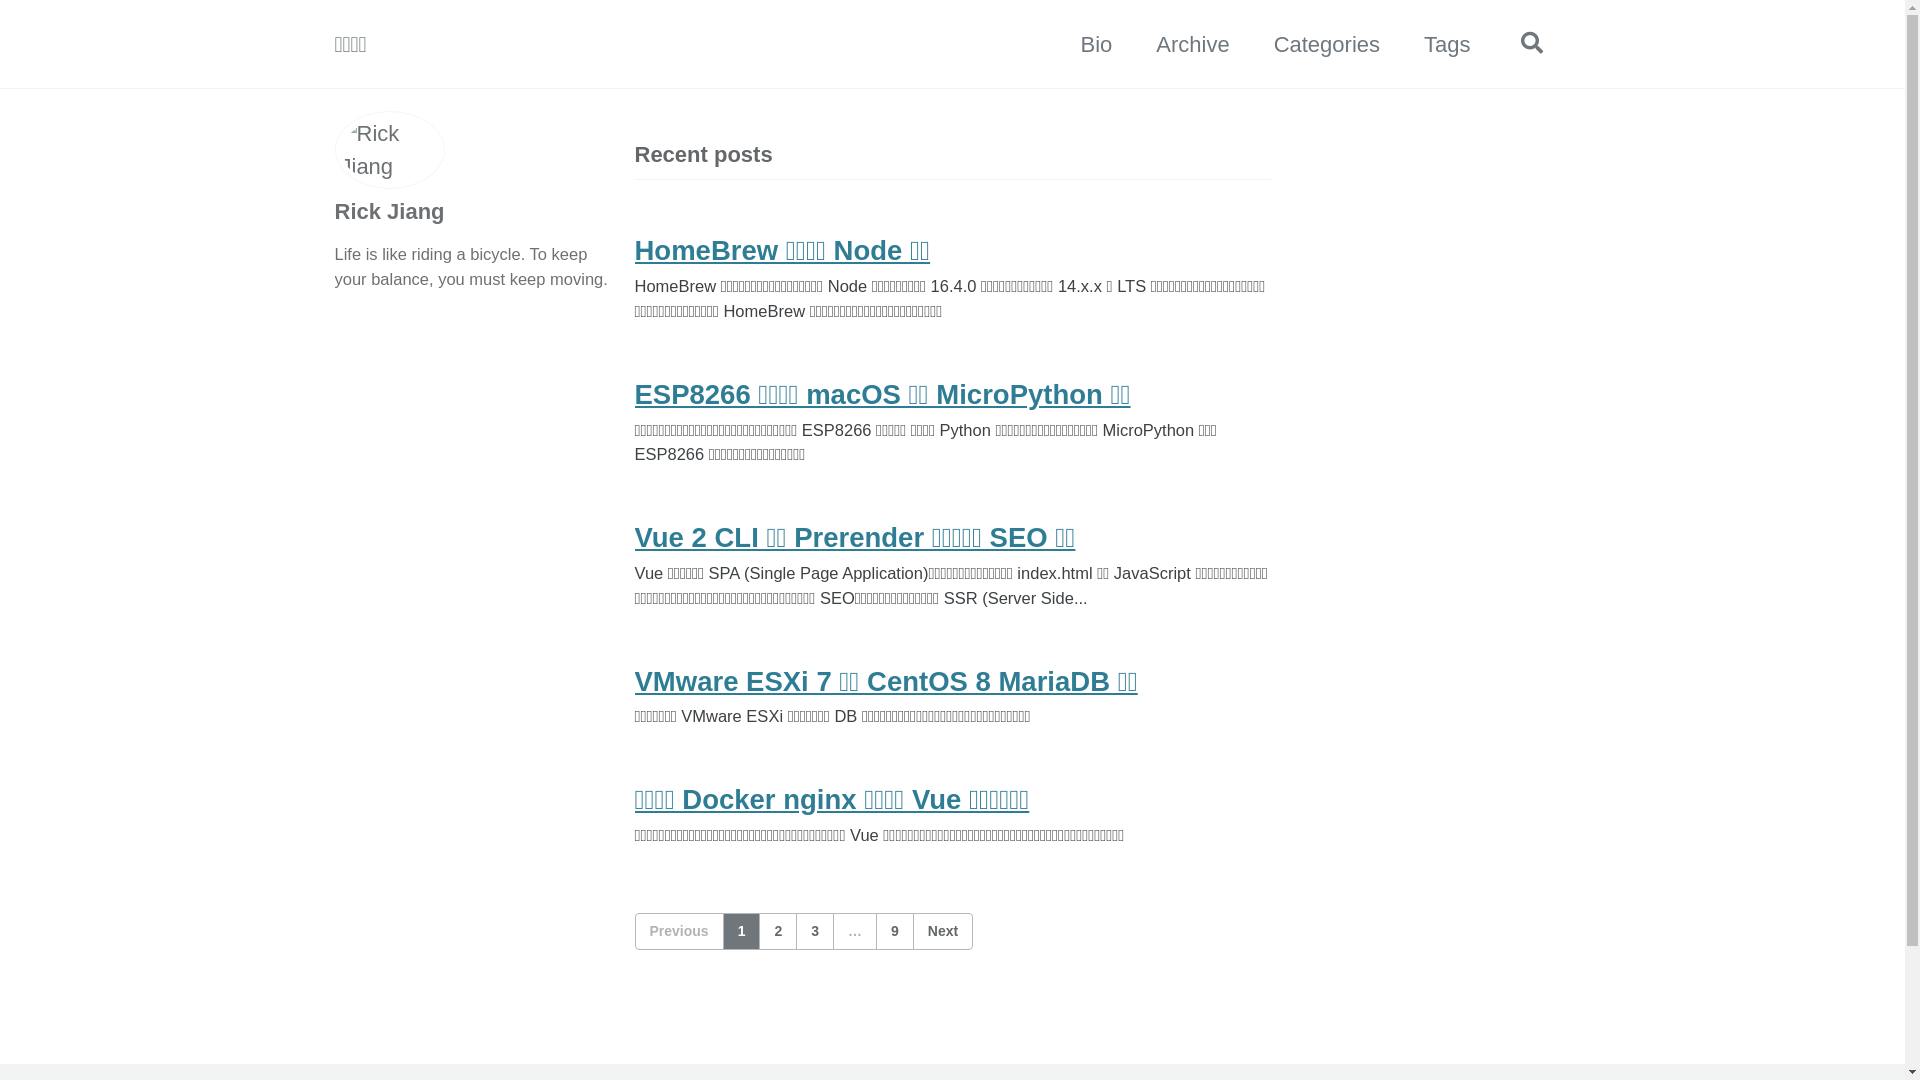  Describe the element at coordinates (678, 931) in the screenshot. I see `'Previous'` at that location.